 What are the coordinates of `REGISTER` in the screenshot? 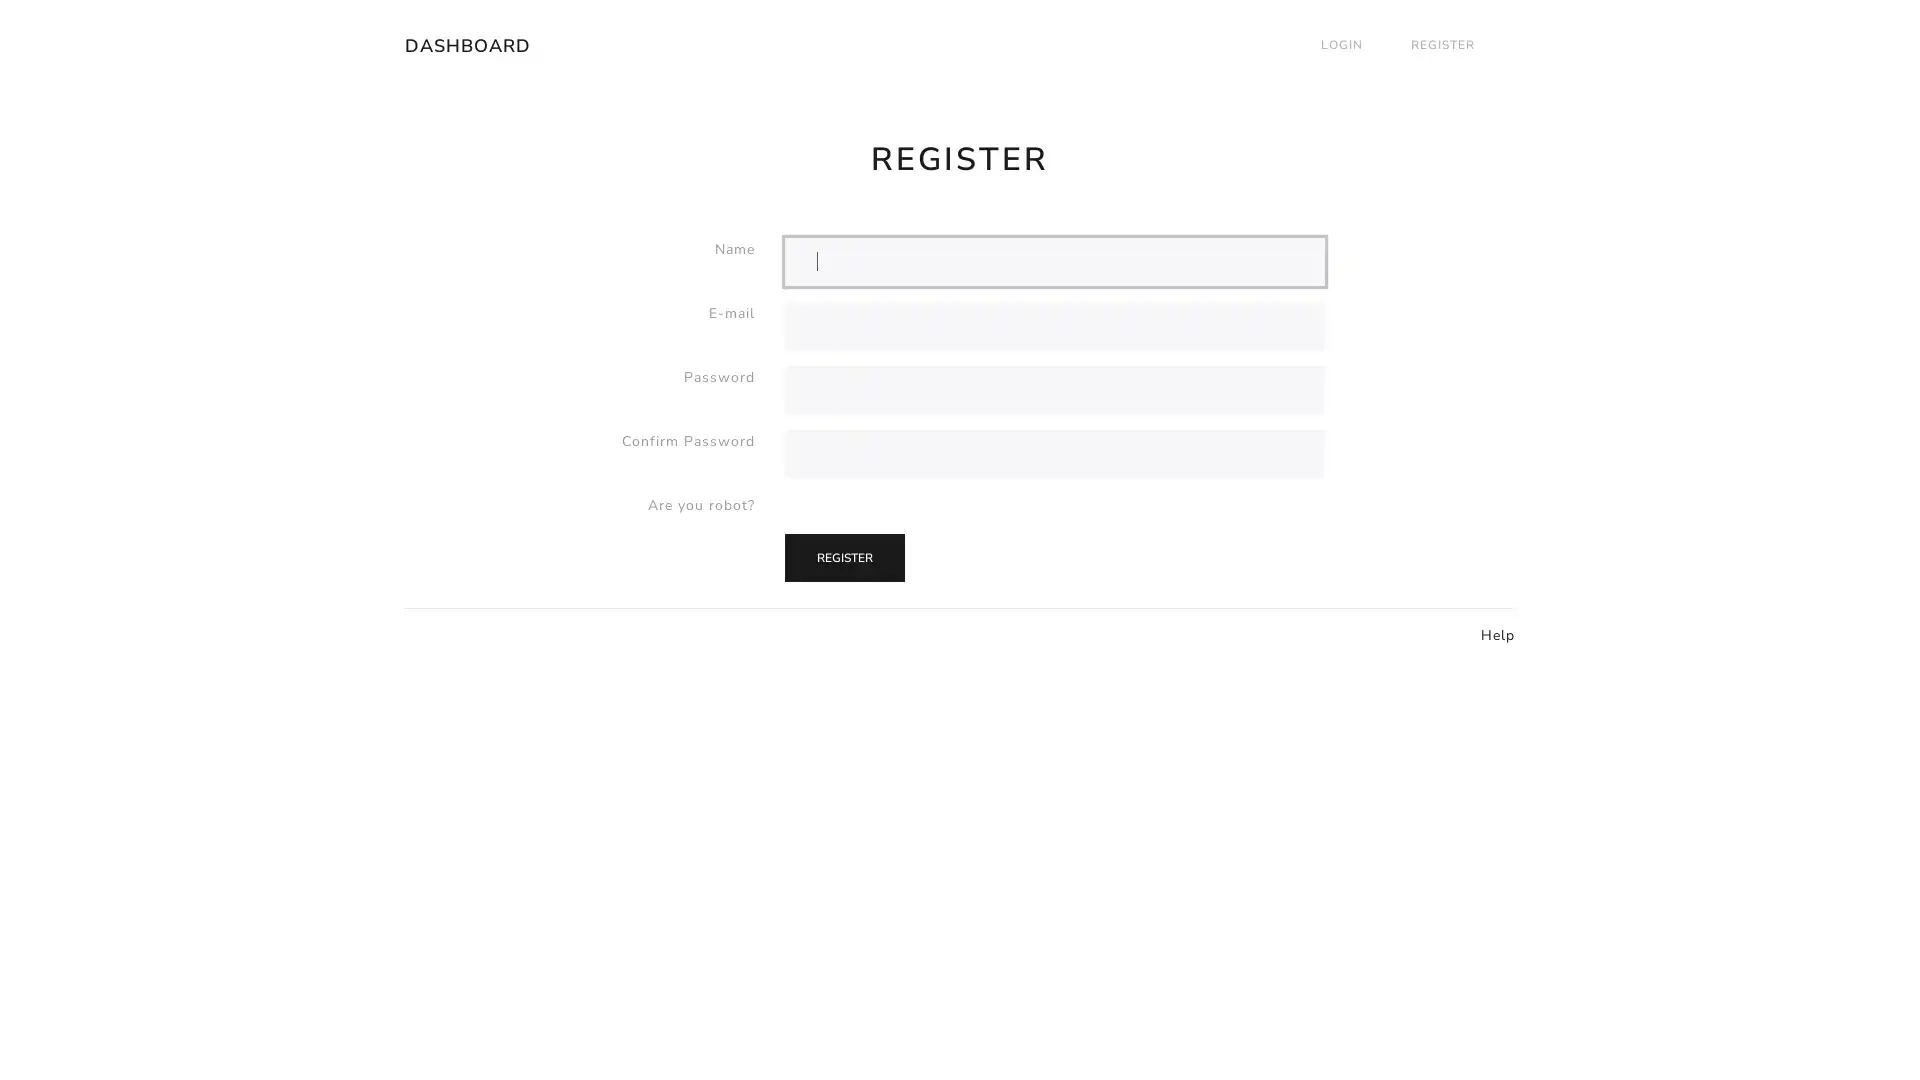 It's located at (844, 556).